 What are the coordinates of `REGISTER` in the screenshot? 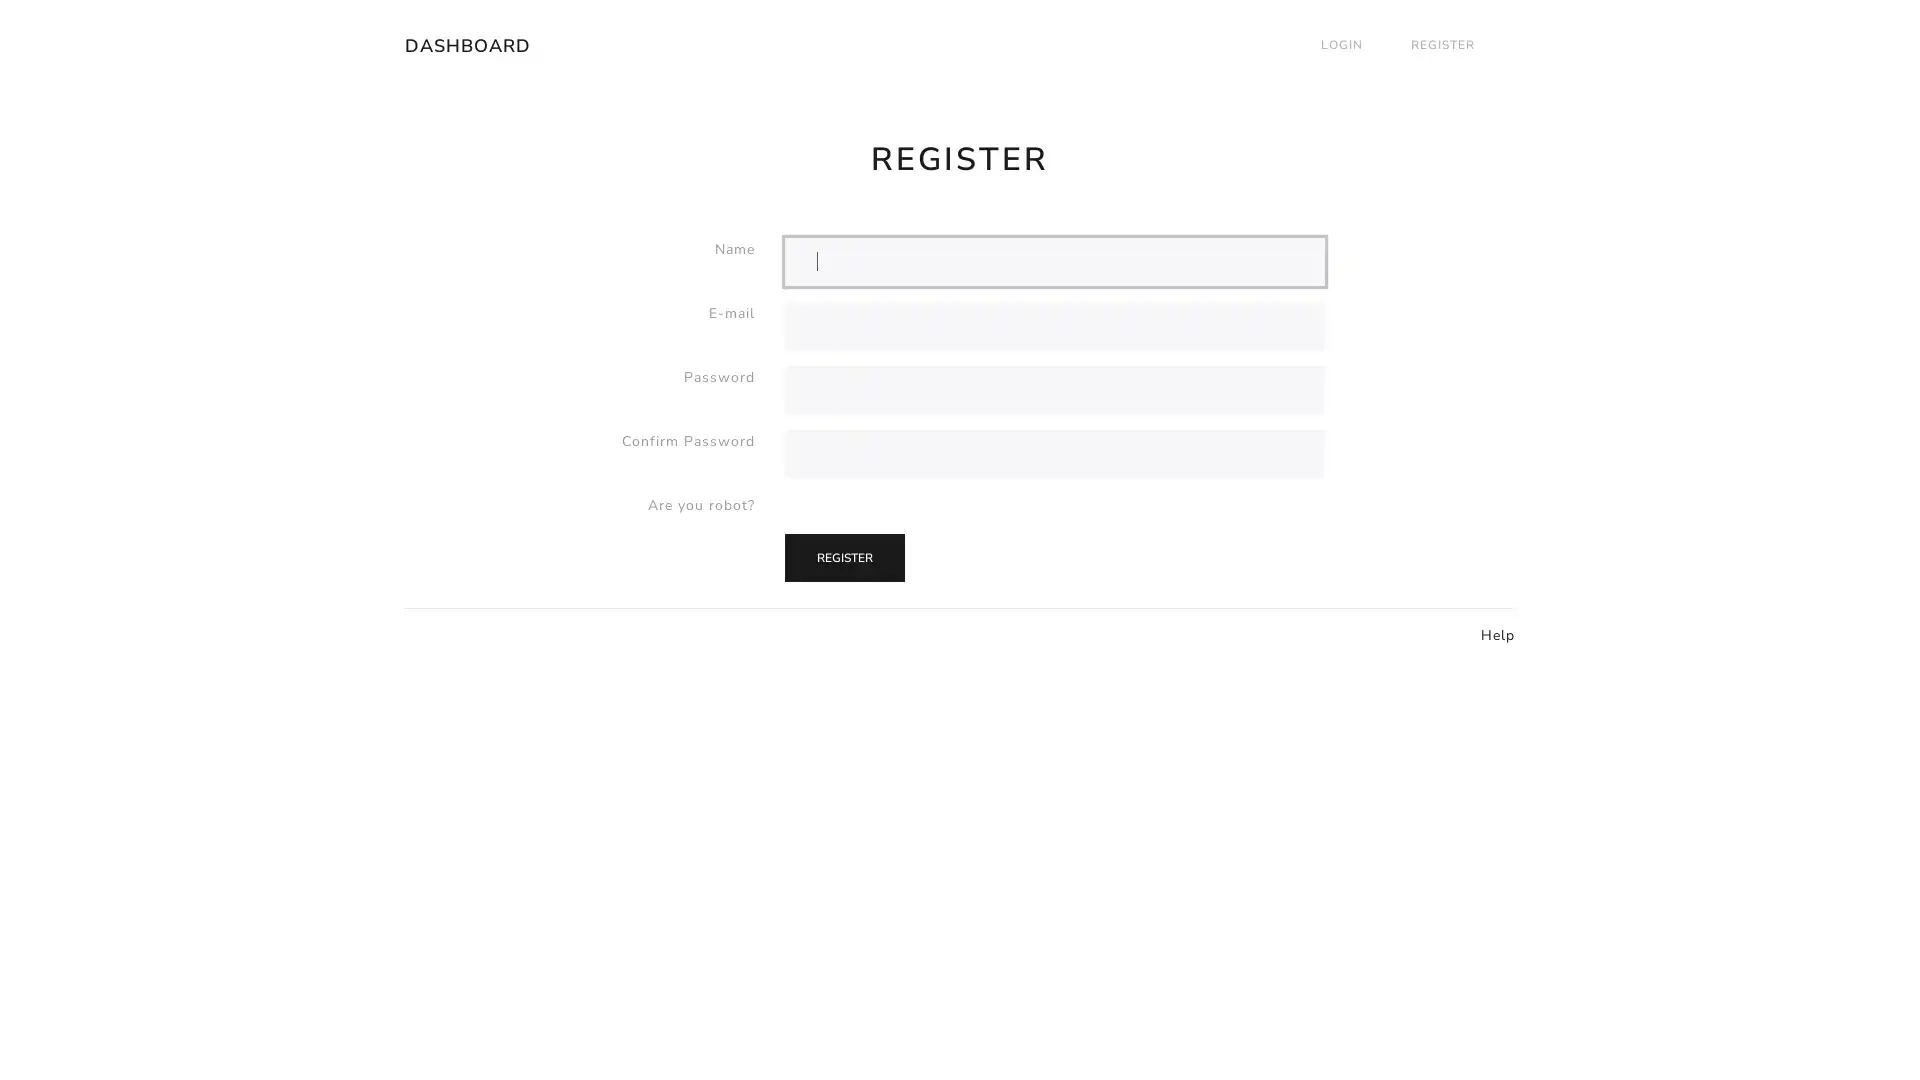 It's located at (844, 556).